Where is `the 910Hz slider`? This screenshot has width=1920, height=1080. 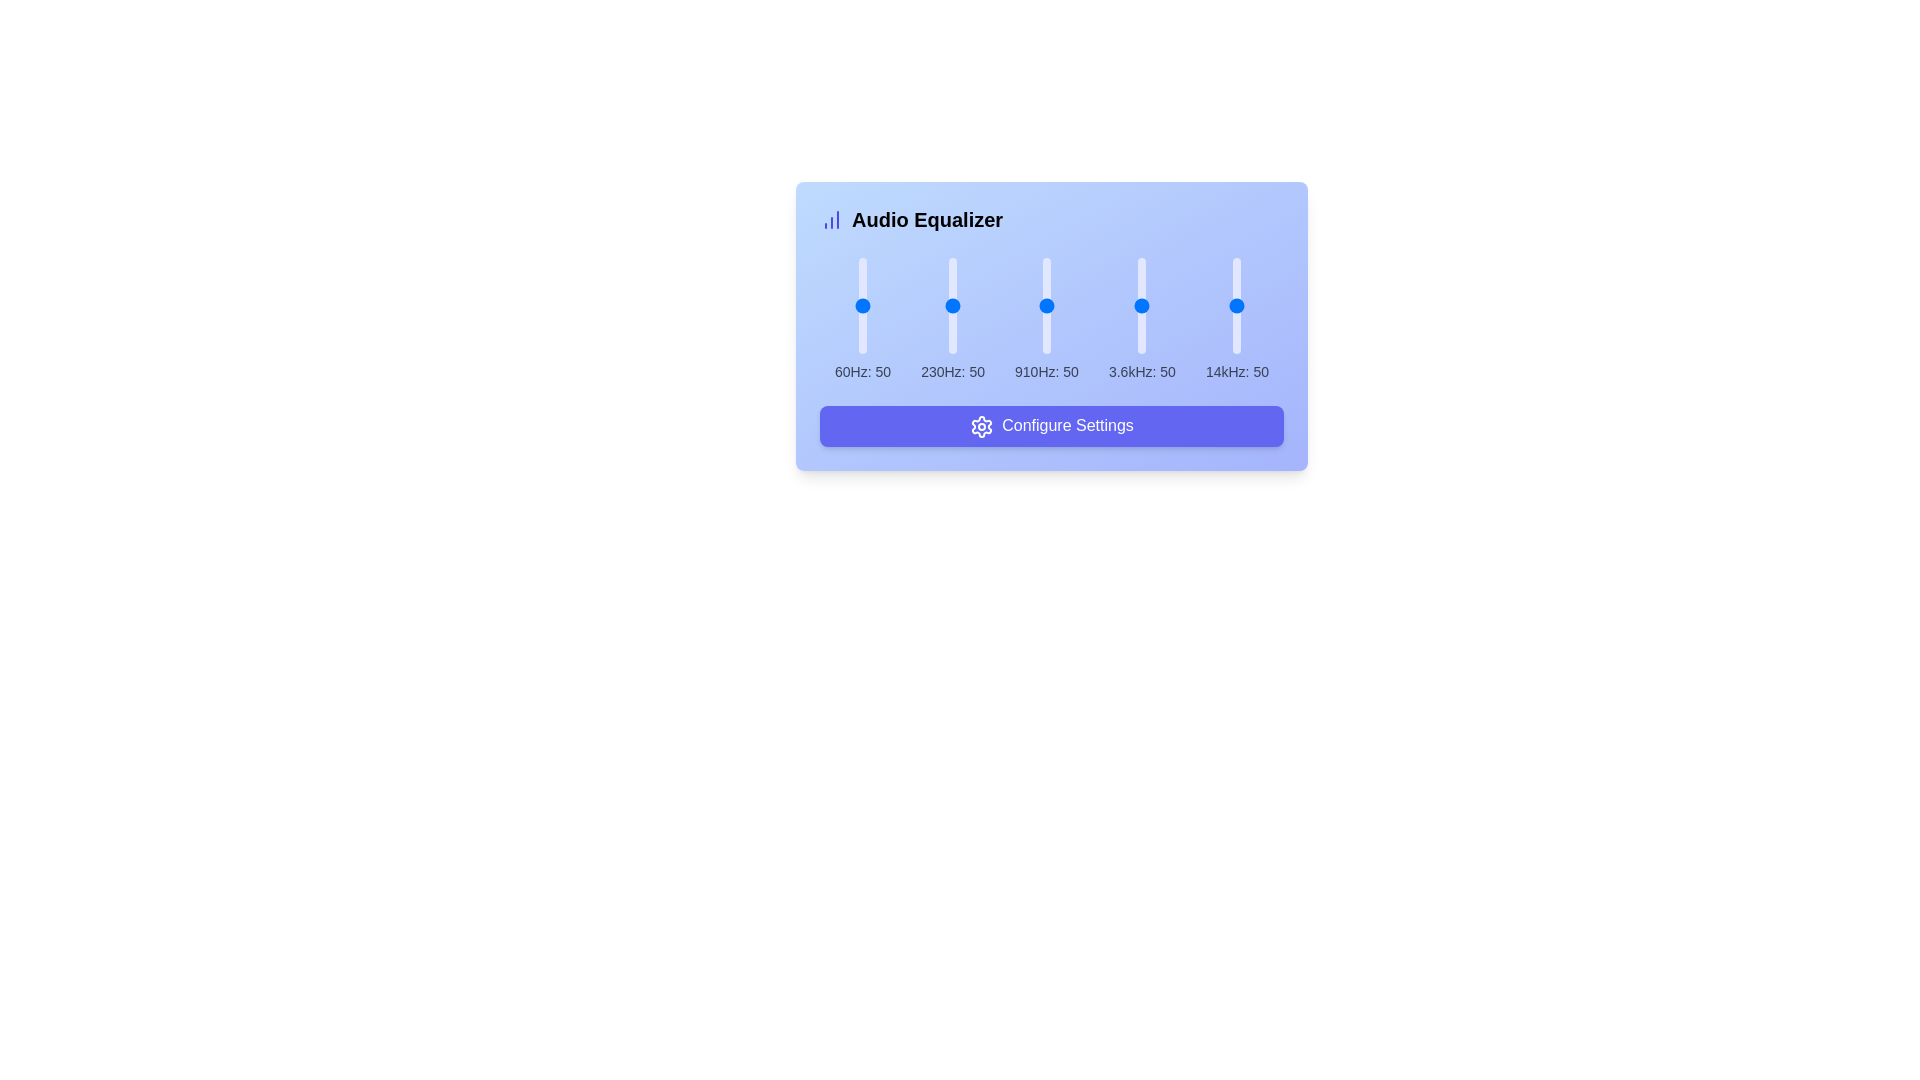
the 910Hz slider is located at coordinates (1045, 331).